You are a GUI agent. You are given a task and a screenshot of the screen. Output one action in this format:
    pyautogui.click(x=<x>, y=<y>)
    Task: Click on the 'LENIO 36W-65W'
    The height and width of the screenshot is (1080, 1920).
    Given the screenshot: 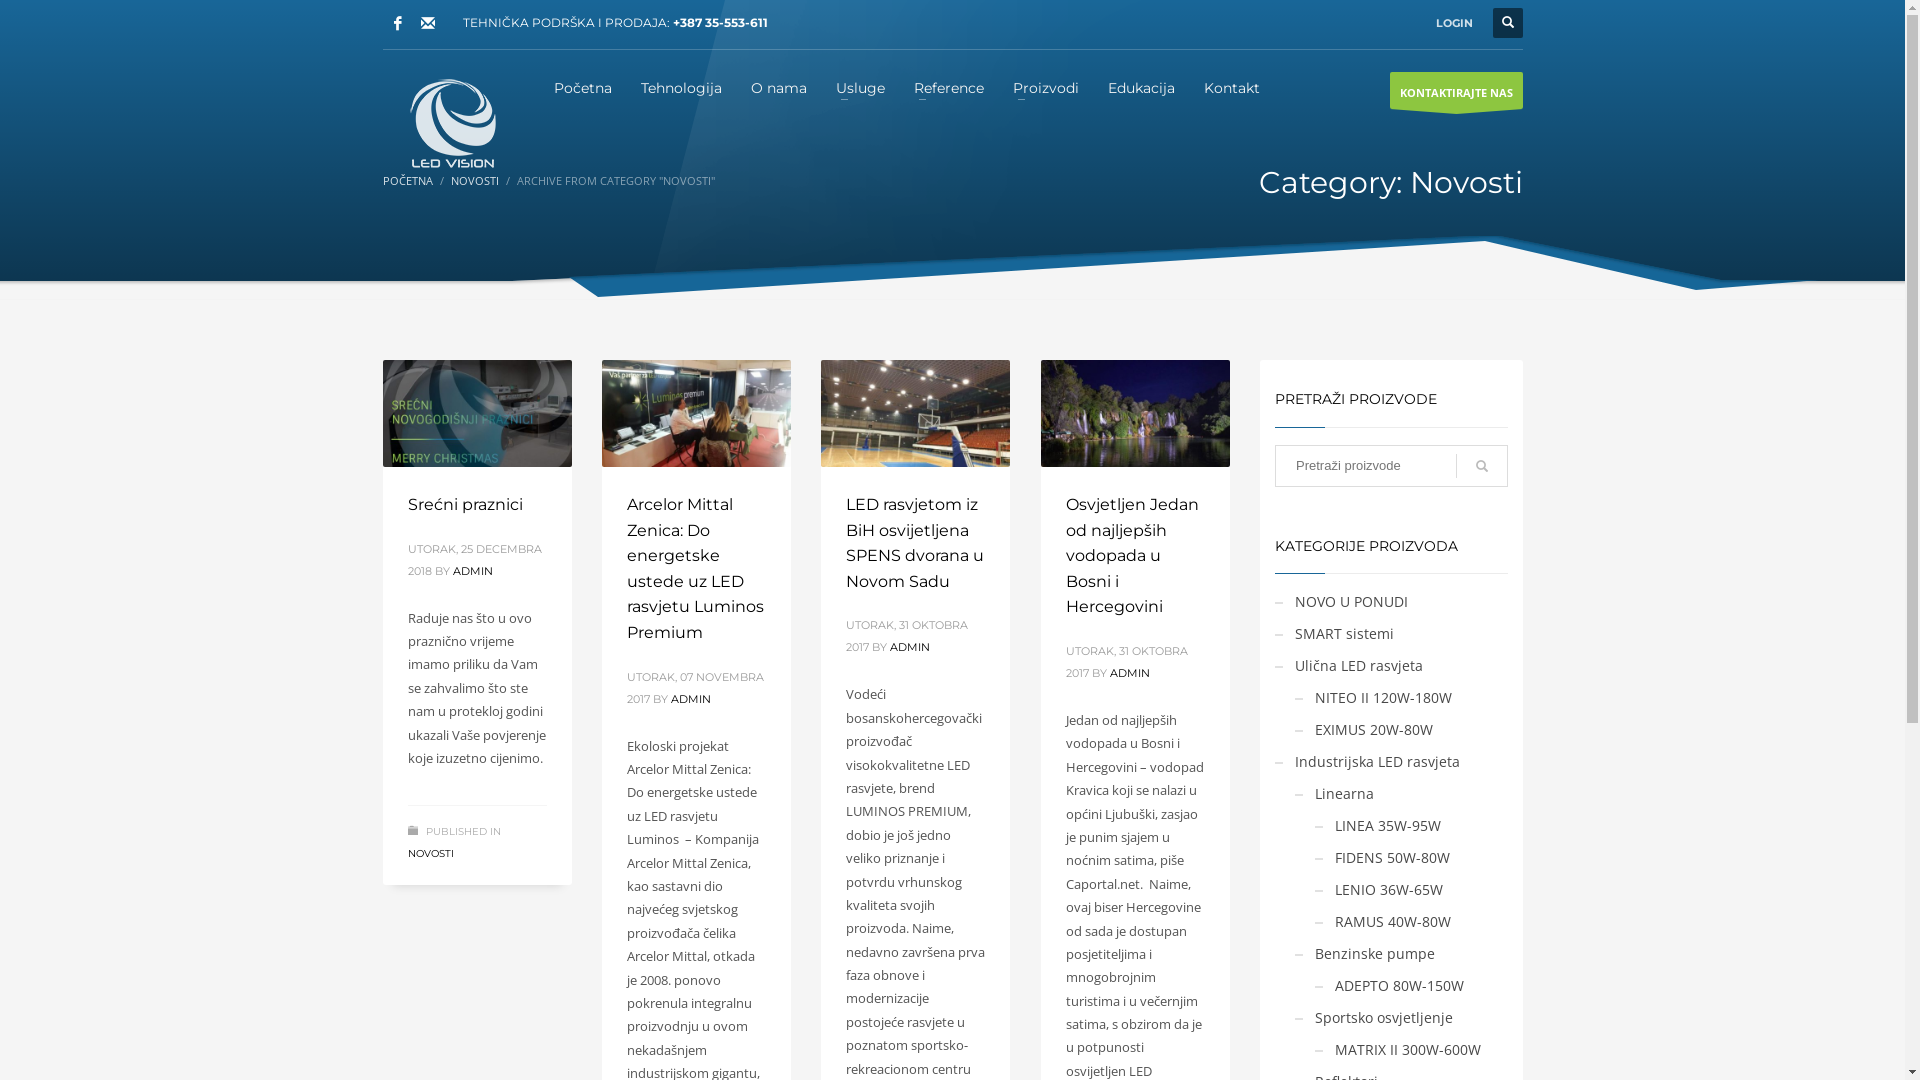 What is the action you would take?
    pyautogui.click(x=1377, y=888)
    